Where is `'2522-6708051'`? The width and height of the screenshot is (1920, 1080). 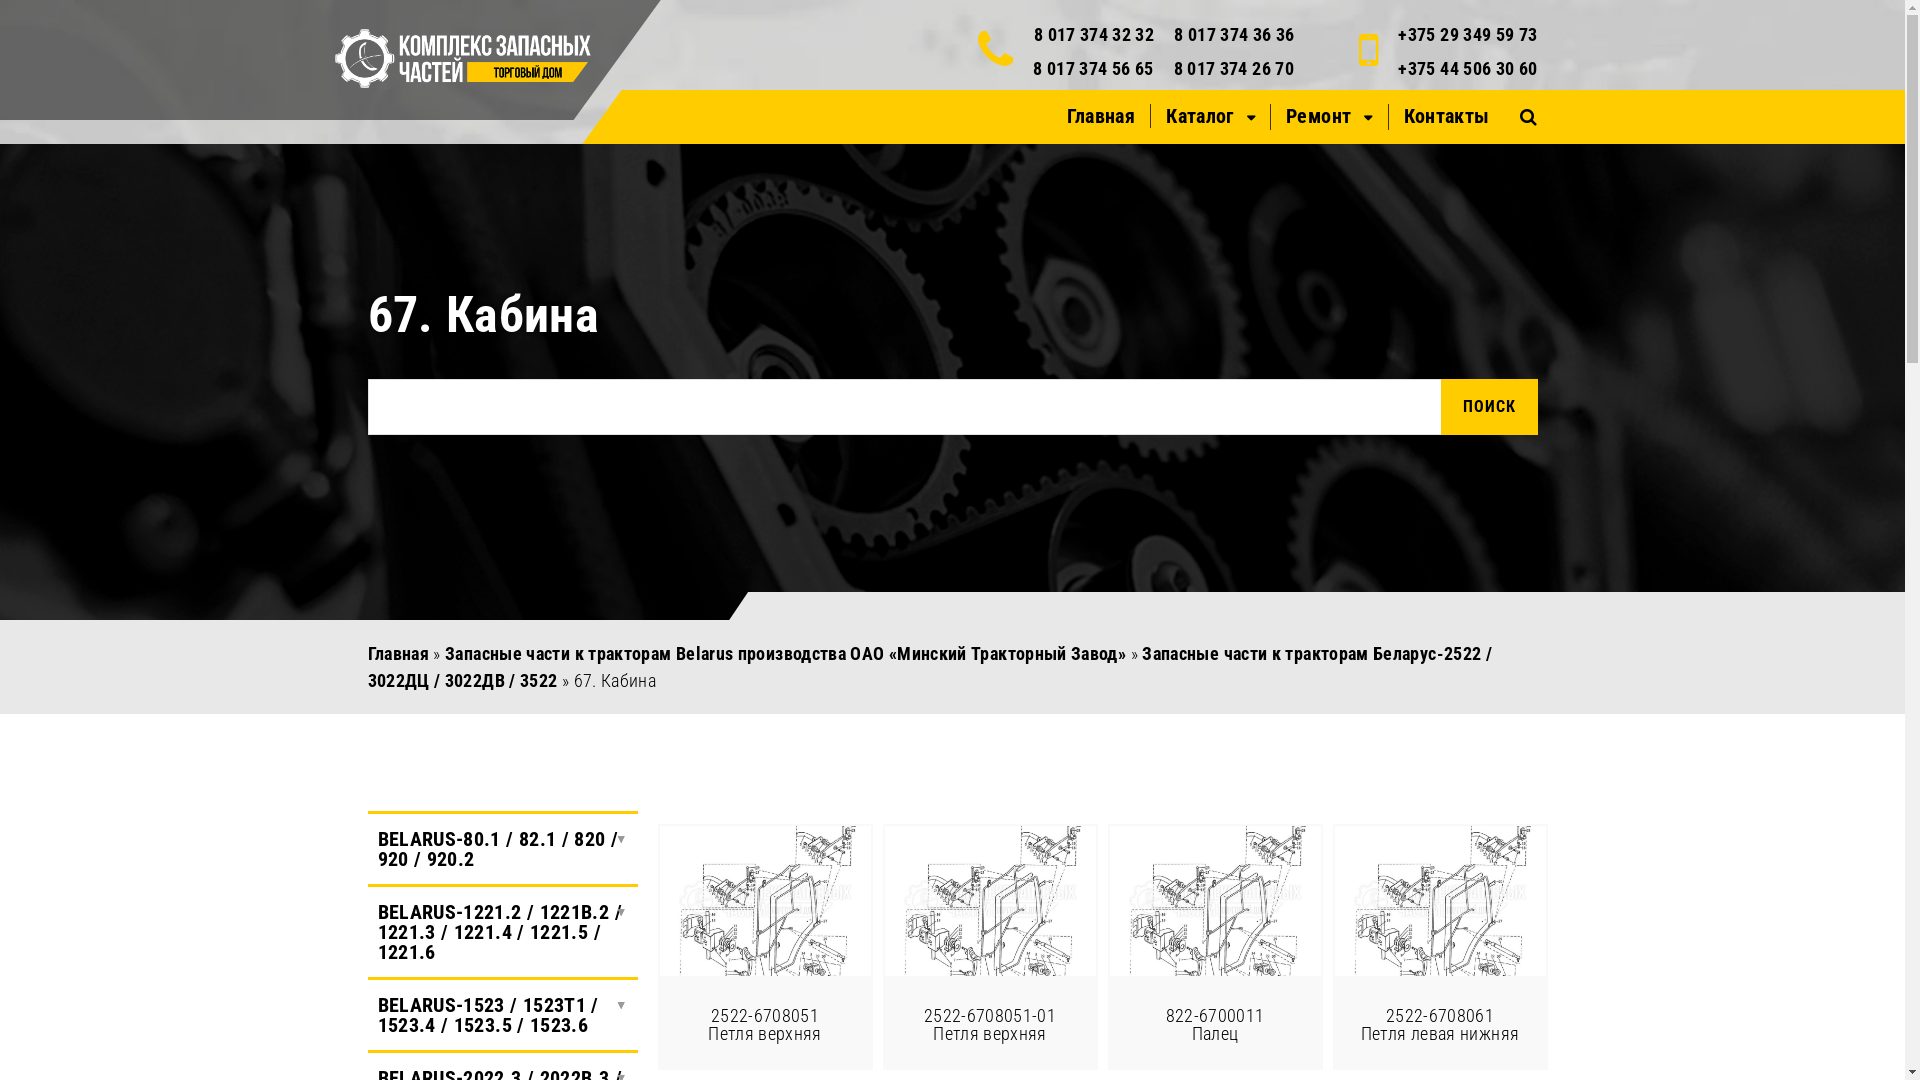
'2522-6708051' is located at coordinates (764, 901).